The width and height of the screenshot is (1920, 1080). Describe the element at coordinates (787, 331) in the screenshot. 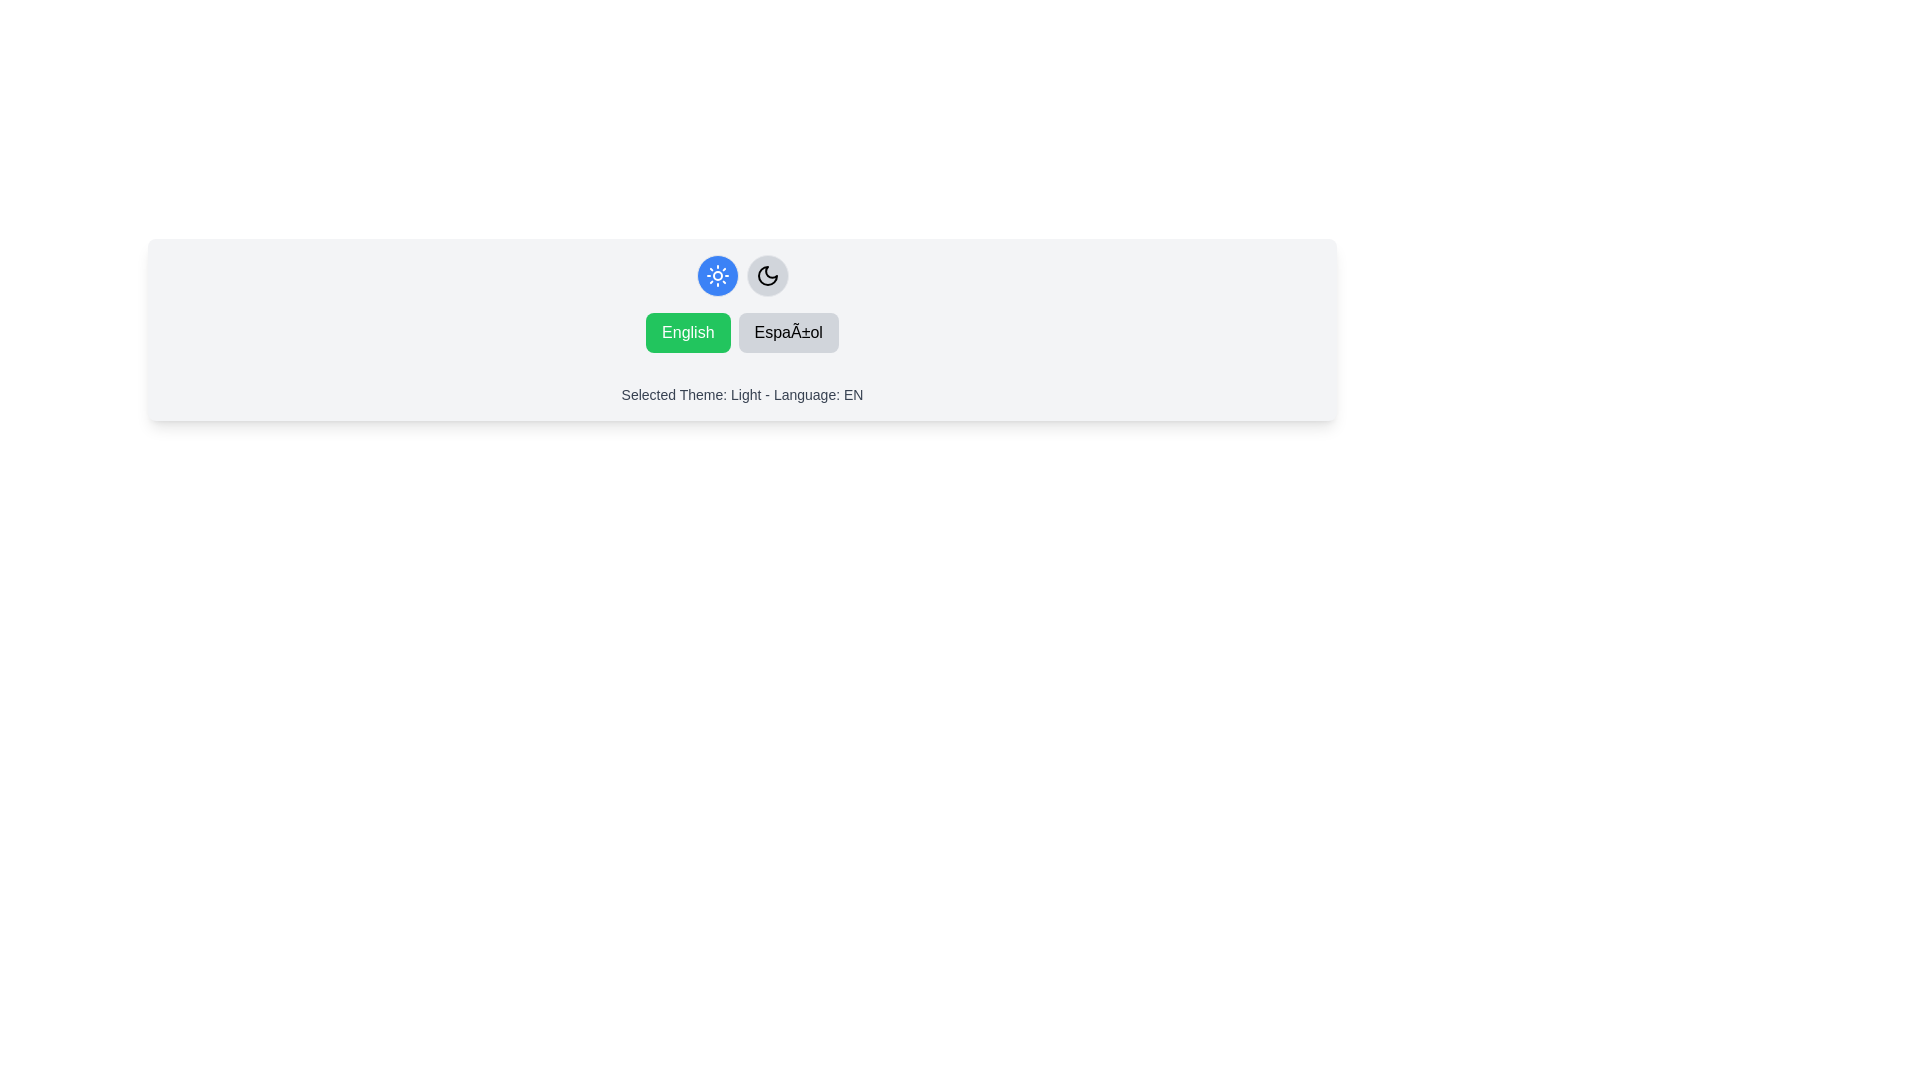

I see `the 'Español' button, which has a light gray background and rounded corners` at that location.